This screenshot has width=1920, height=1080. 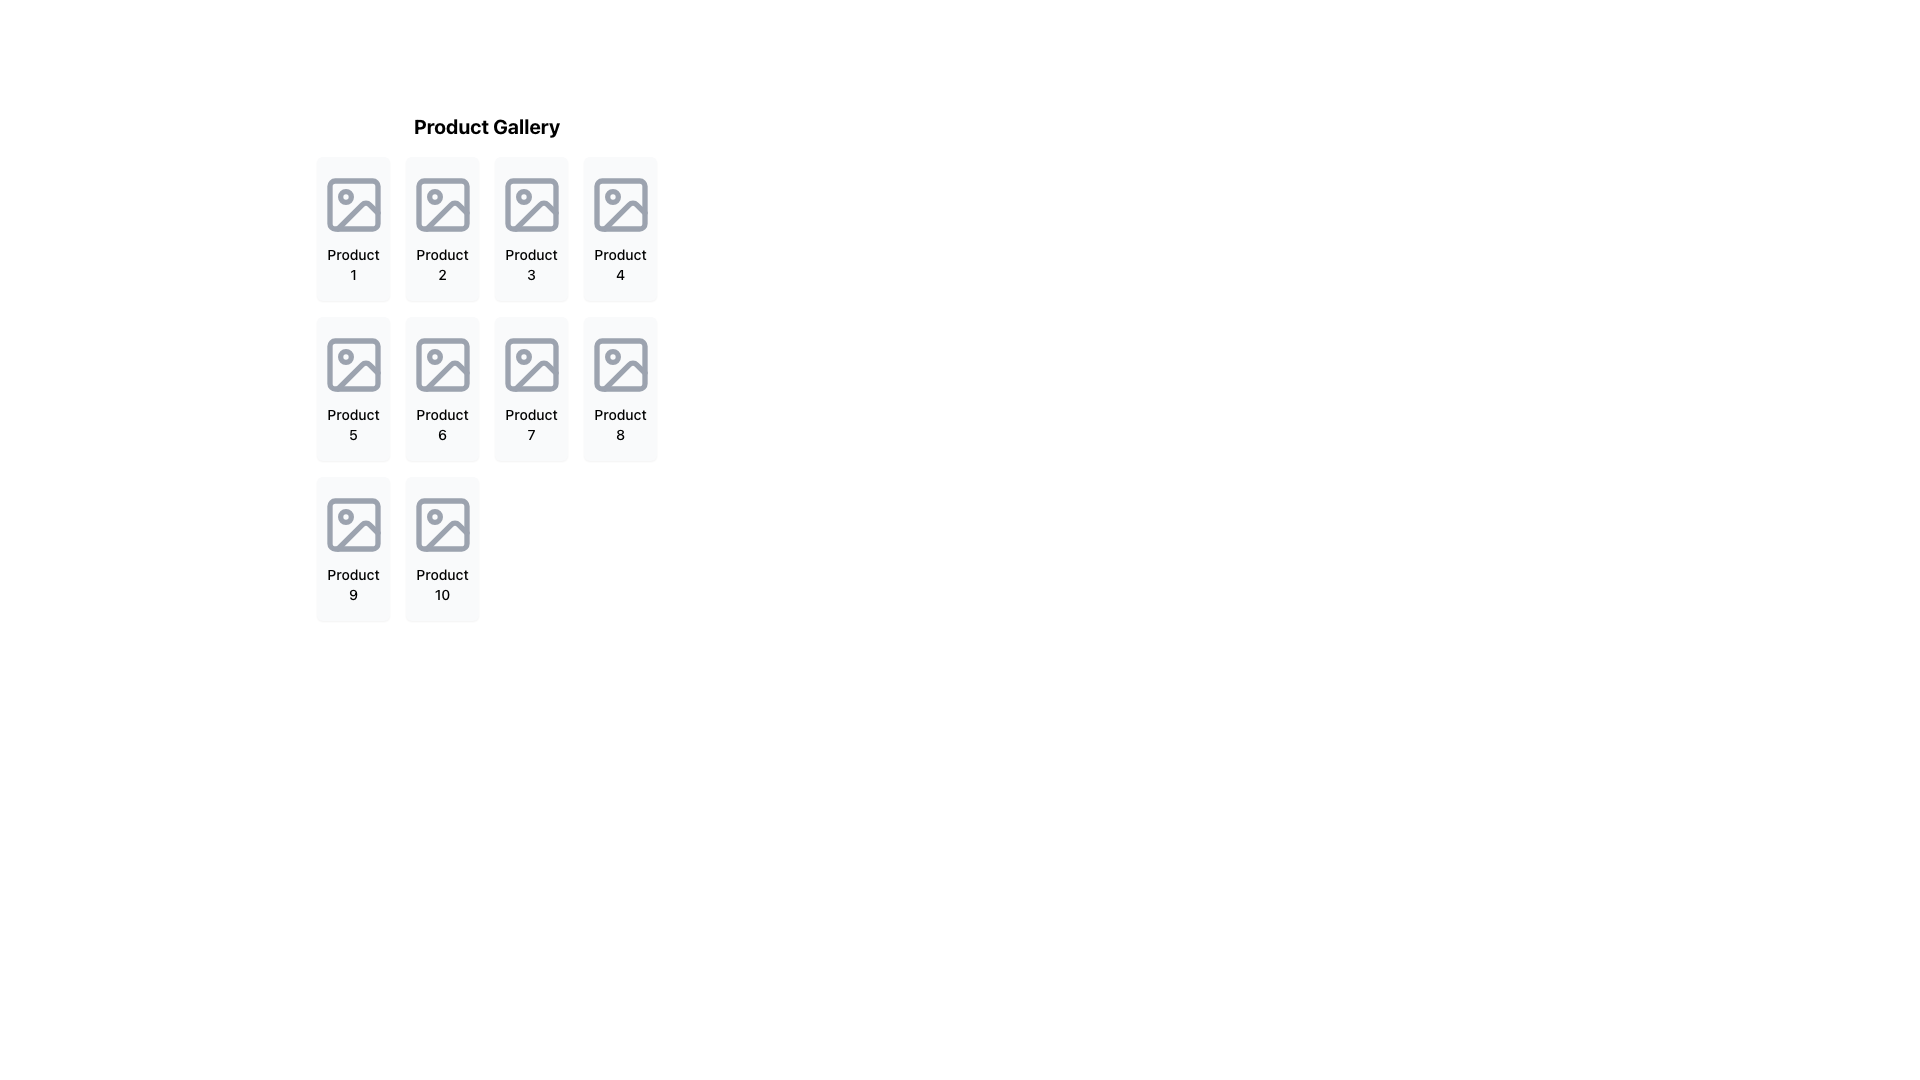 I want to click on text displayed in the label showing 'Product 9', which is the last item in the second column of the grid layout, so click(x=353, y=585).